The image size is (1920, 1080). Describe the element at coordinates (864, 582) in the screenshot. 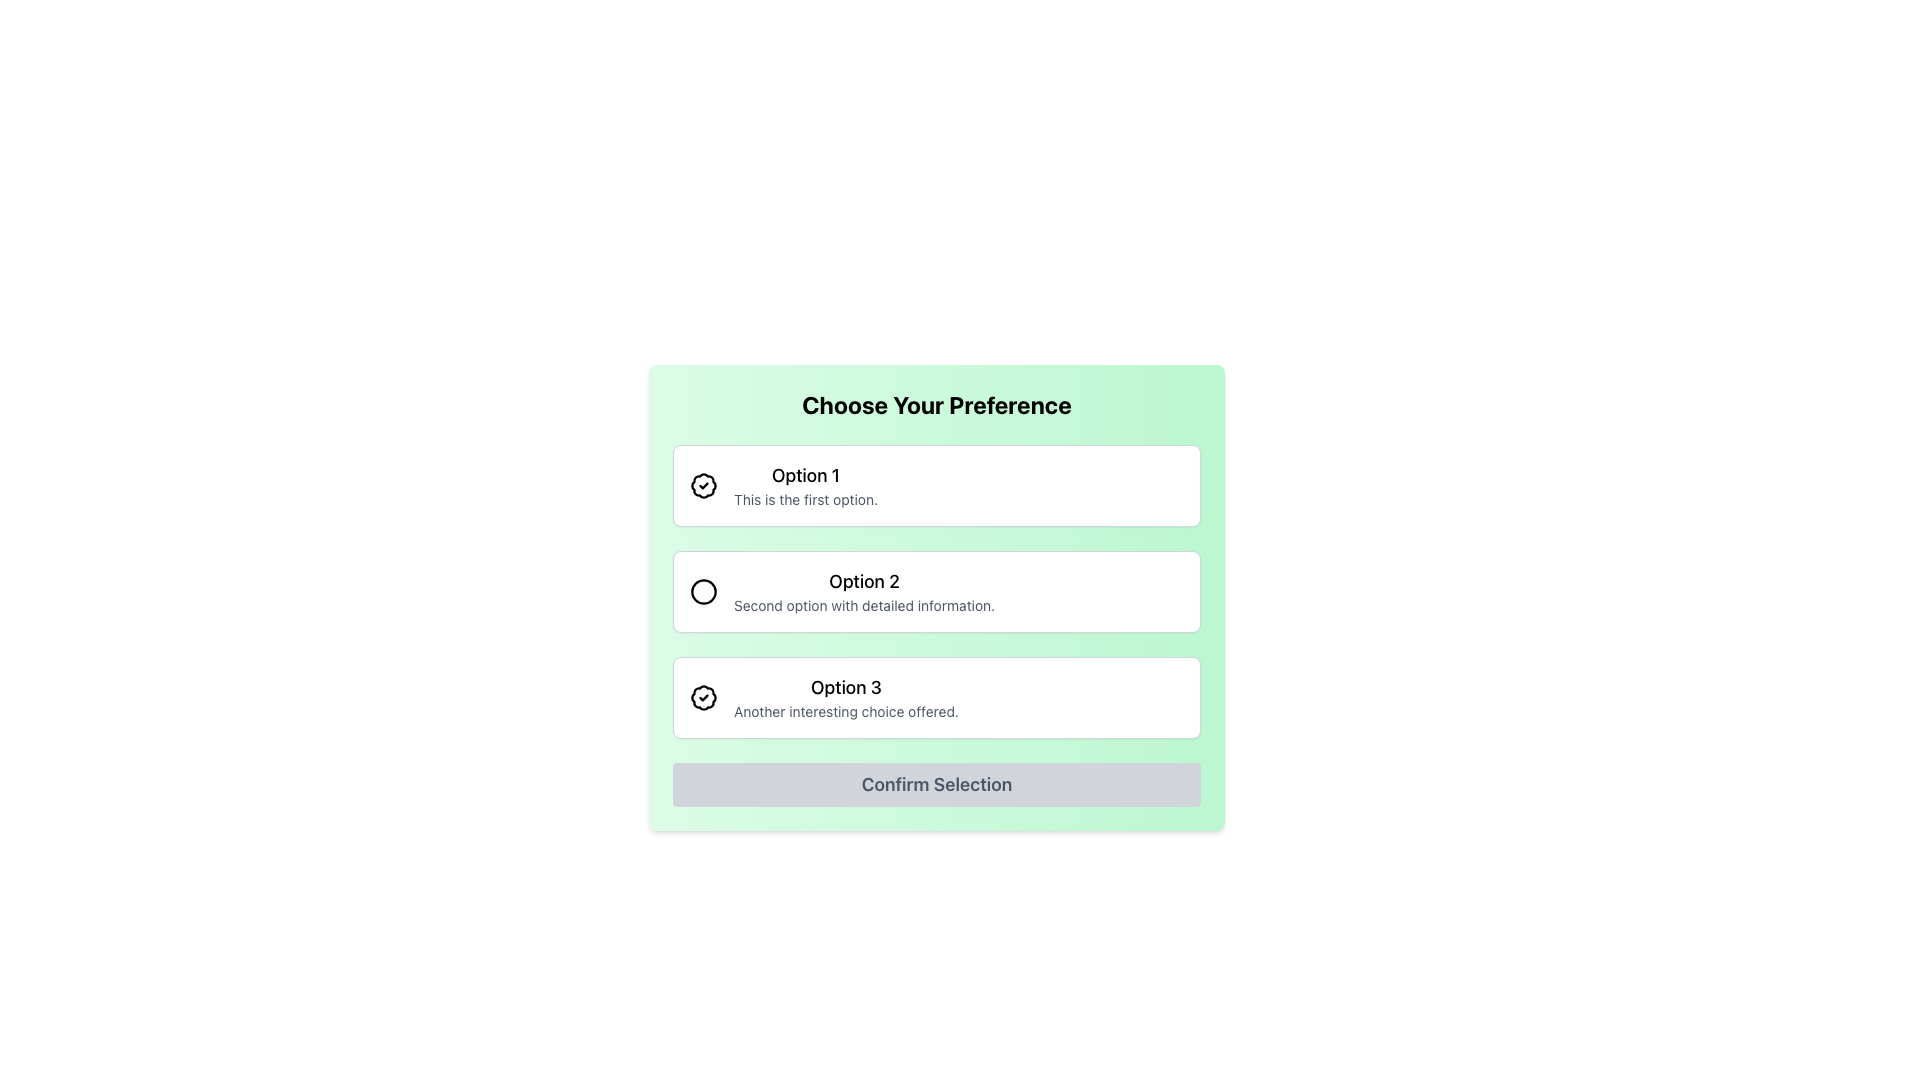

I see `the title Text Label located in the second option block` at that location.